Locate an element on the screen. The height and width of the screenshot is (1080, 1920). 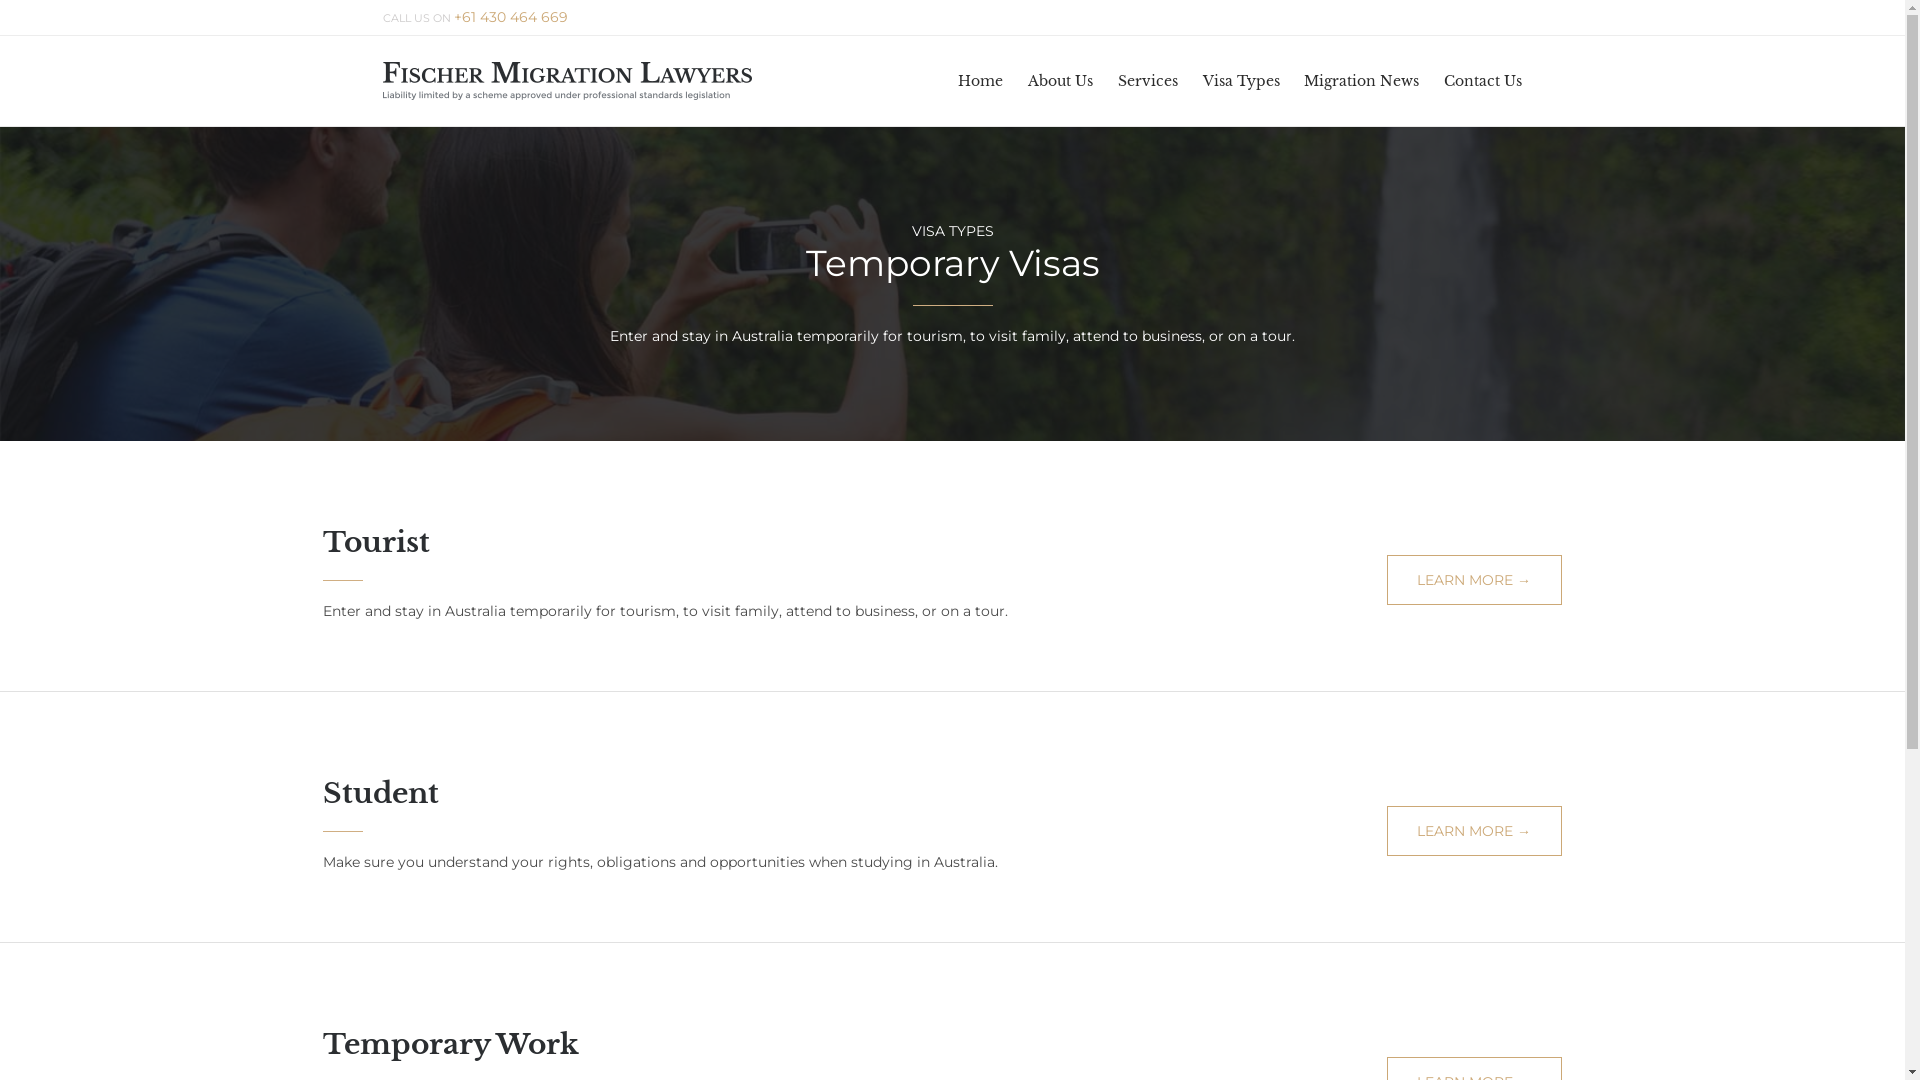
'Home' is located at coordinates (980, 80).